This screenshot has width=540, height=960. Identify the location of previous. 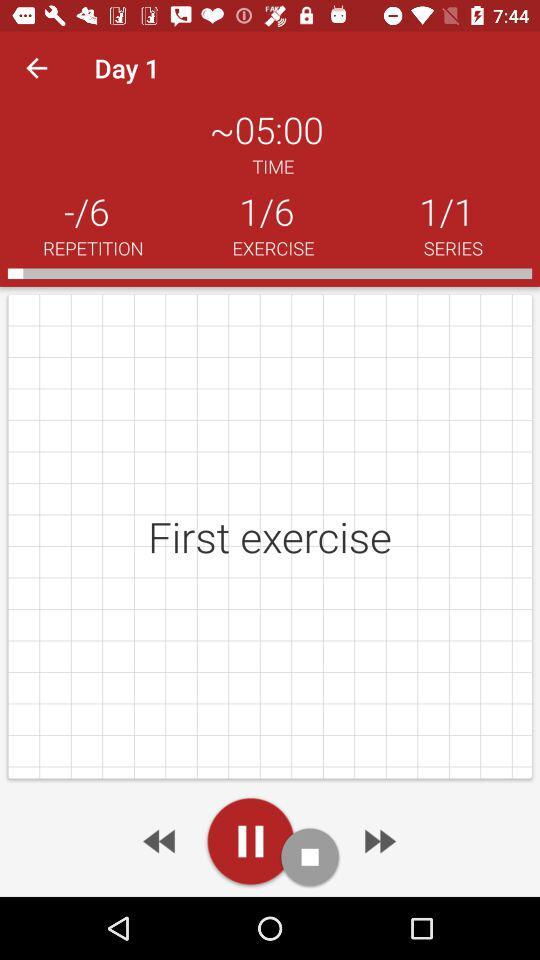
(160, 840).